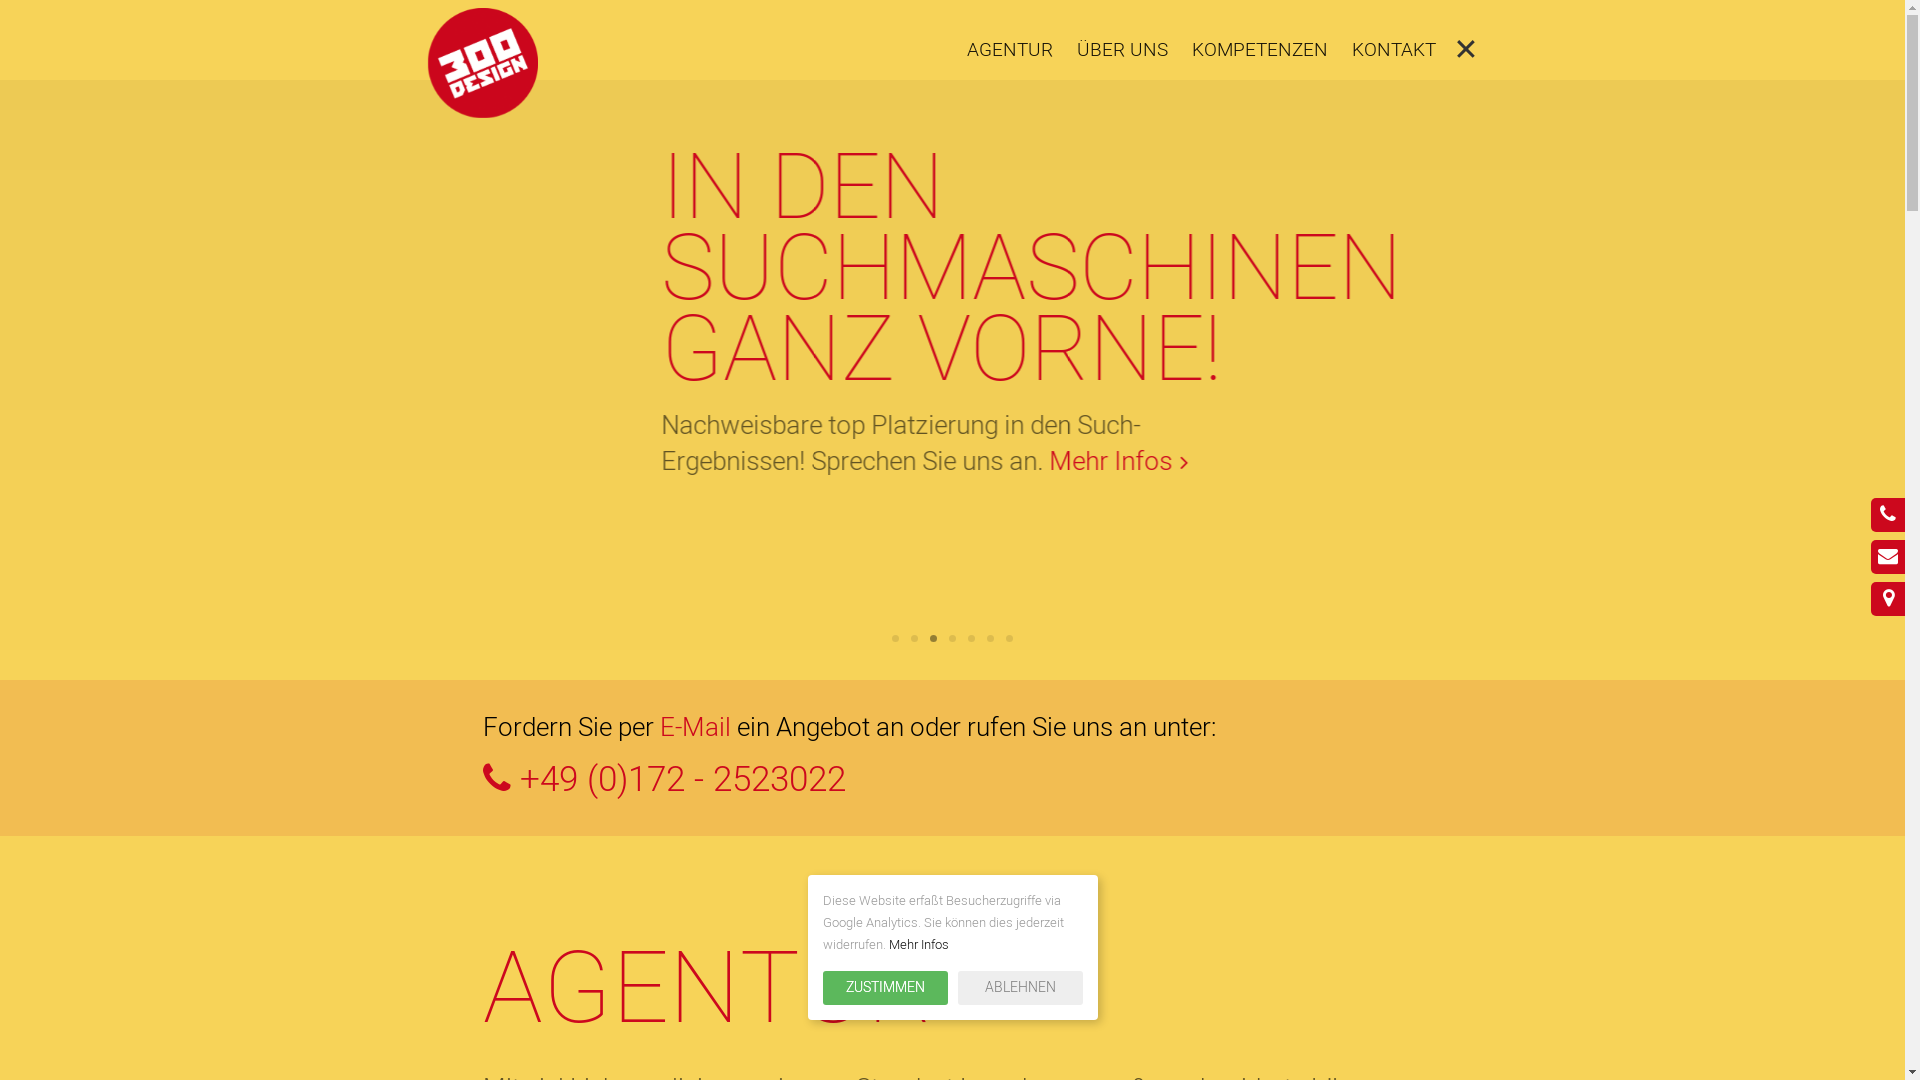 The width and height of the screenshot is (1920, 1080). What do you see at coordinates (948, 638) in the screenshot?
I see `'4'` at bounding box center [948, 638].